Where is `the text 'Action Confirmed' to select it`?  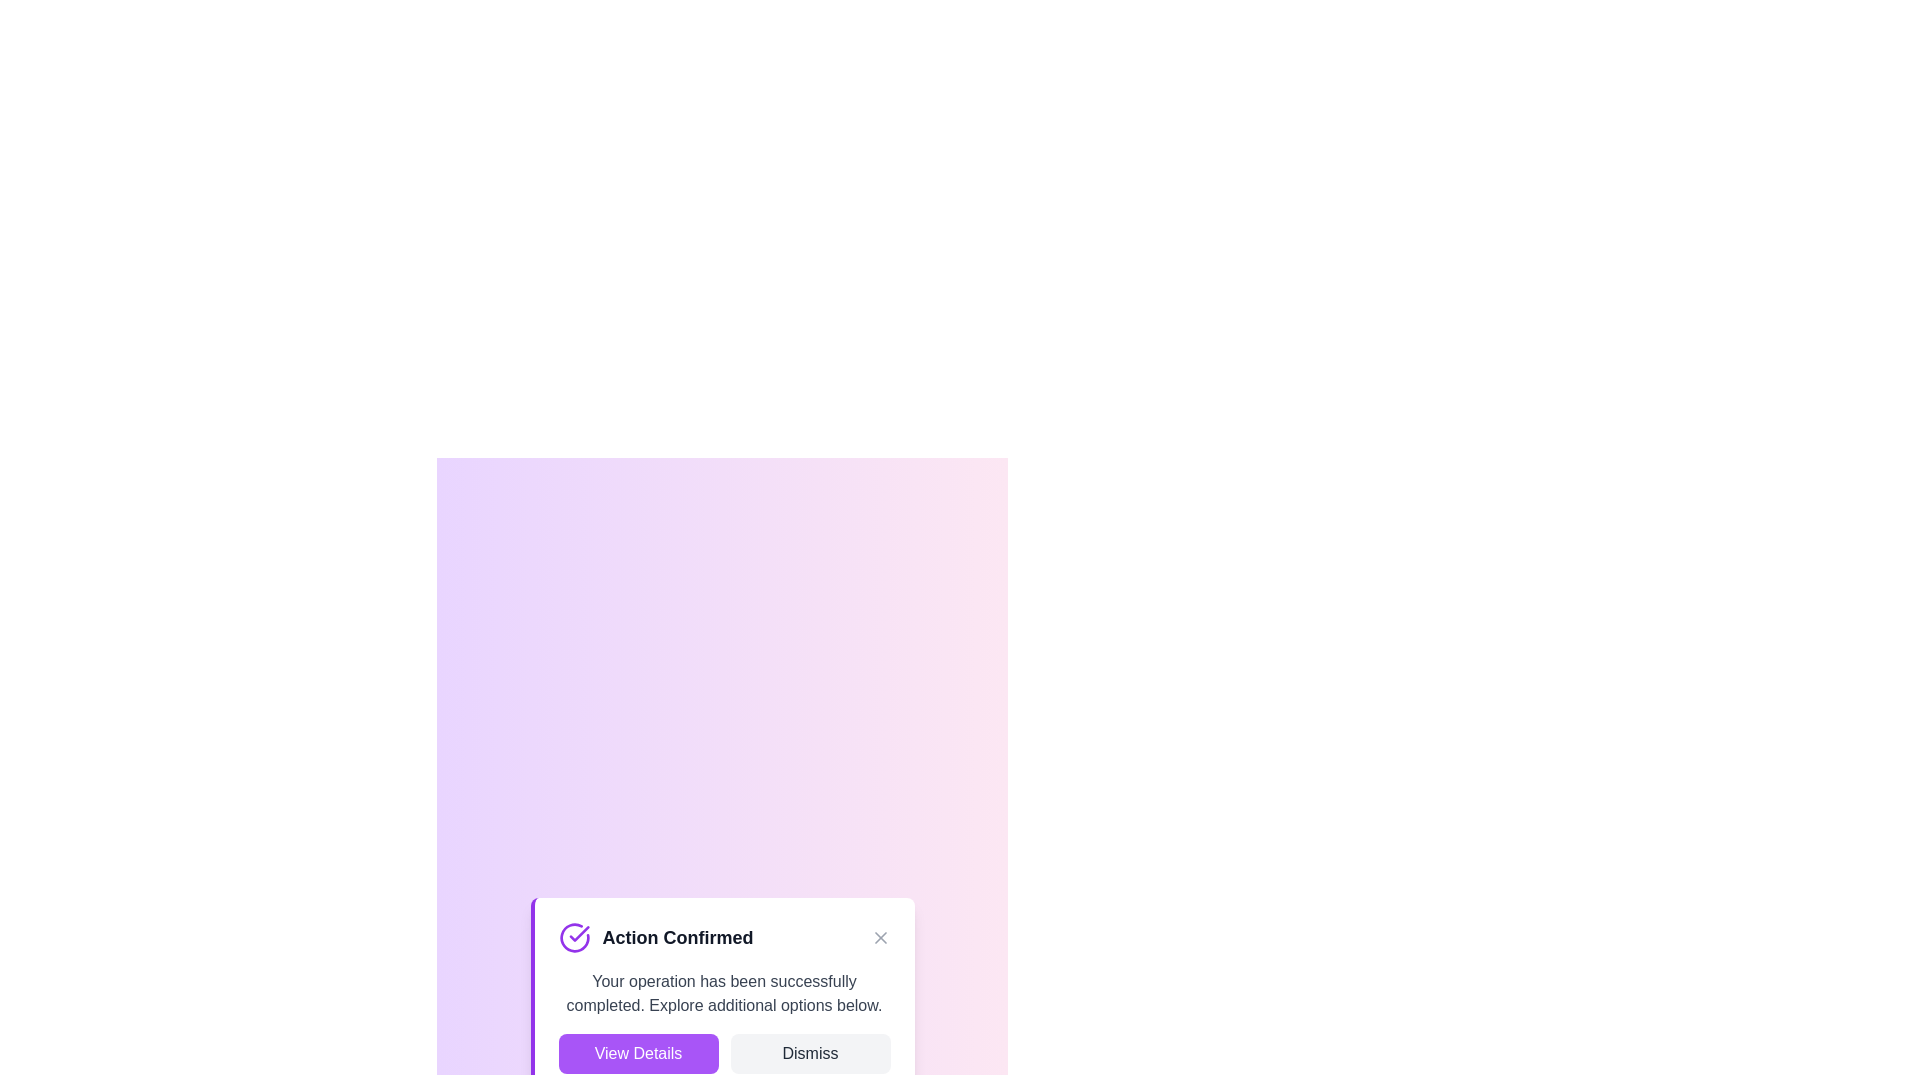 the text 'Action Confirmed' to select it is located at coordinates (723, 937).